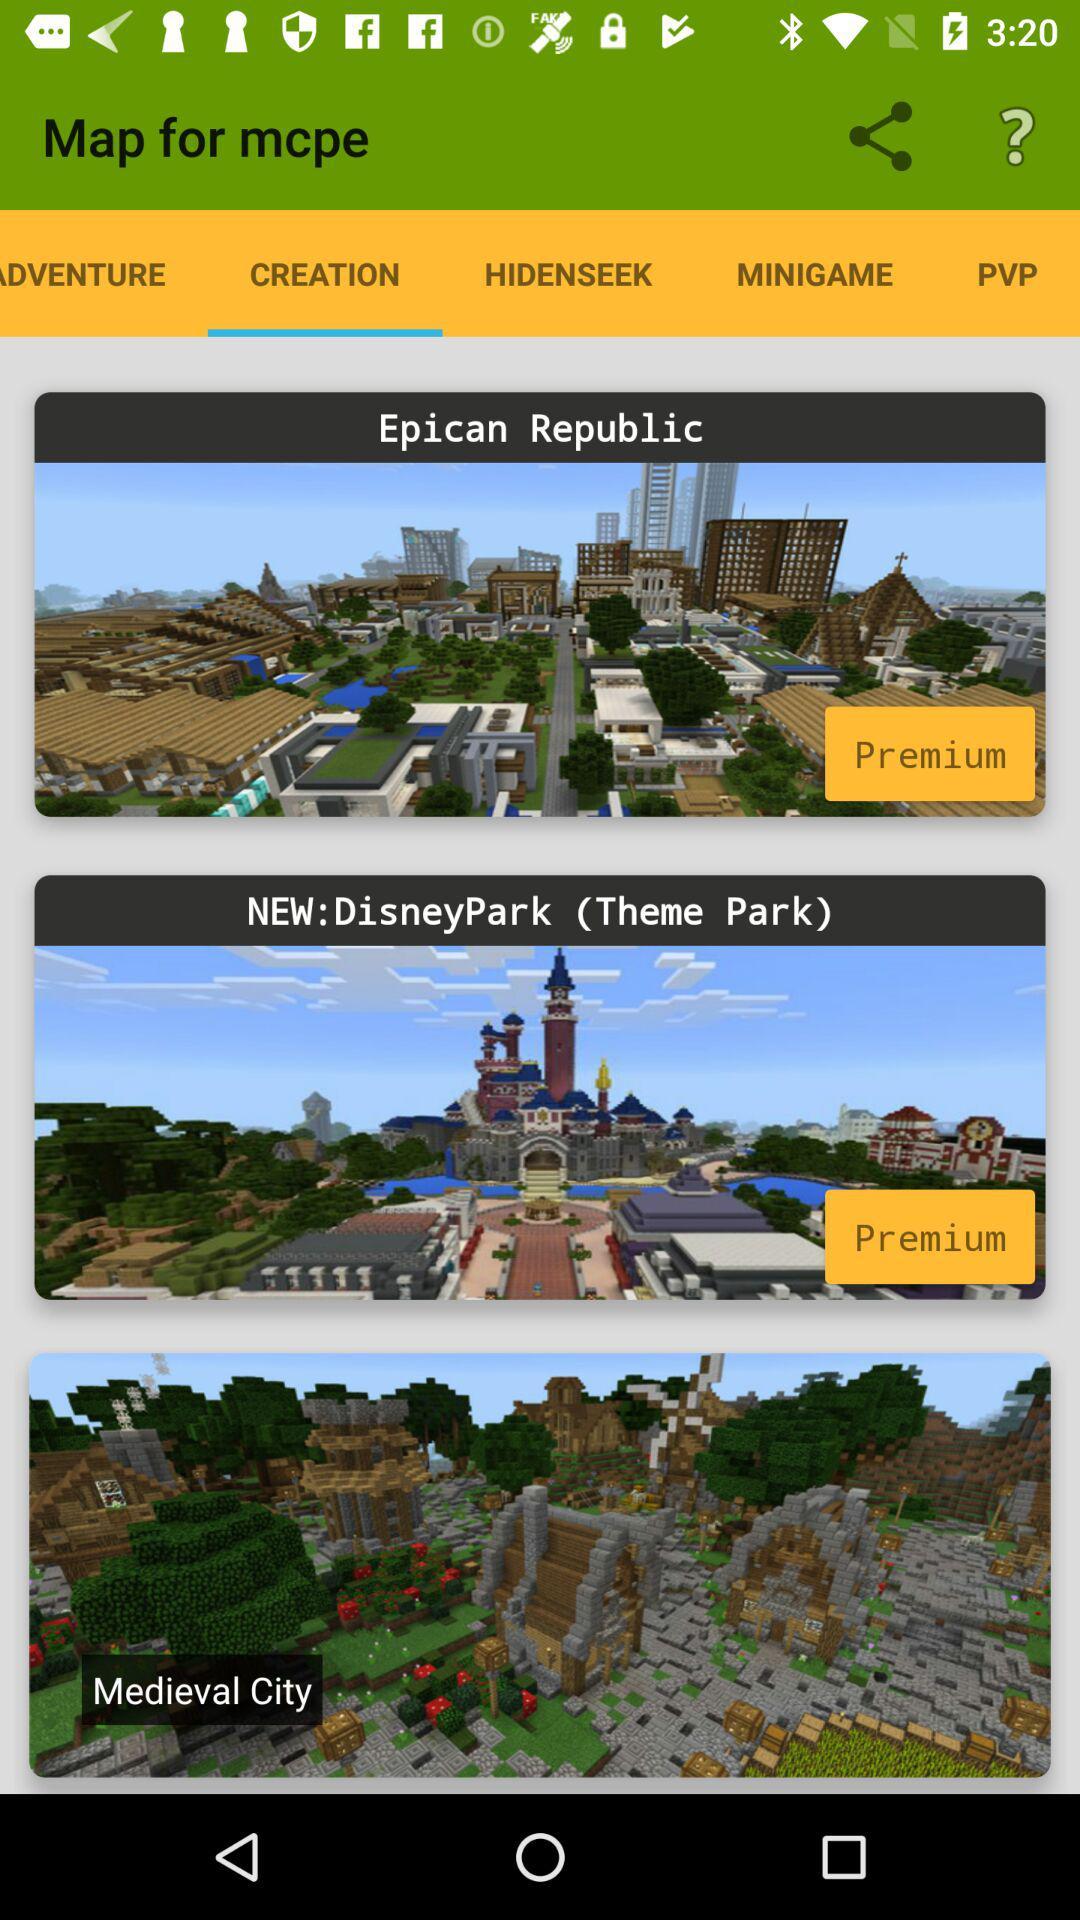 This screenshot has height=1920, width=1080. Describe the element at coordinates (540, 638) in the screenshot. I see `map for epican republic` at that location.